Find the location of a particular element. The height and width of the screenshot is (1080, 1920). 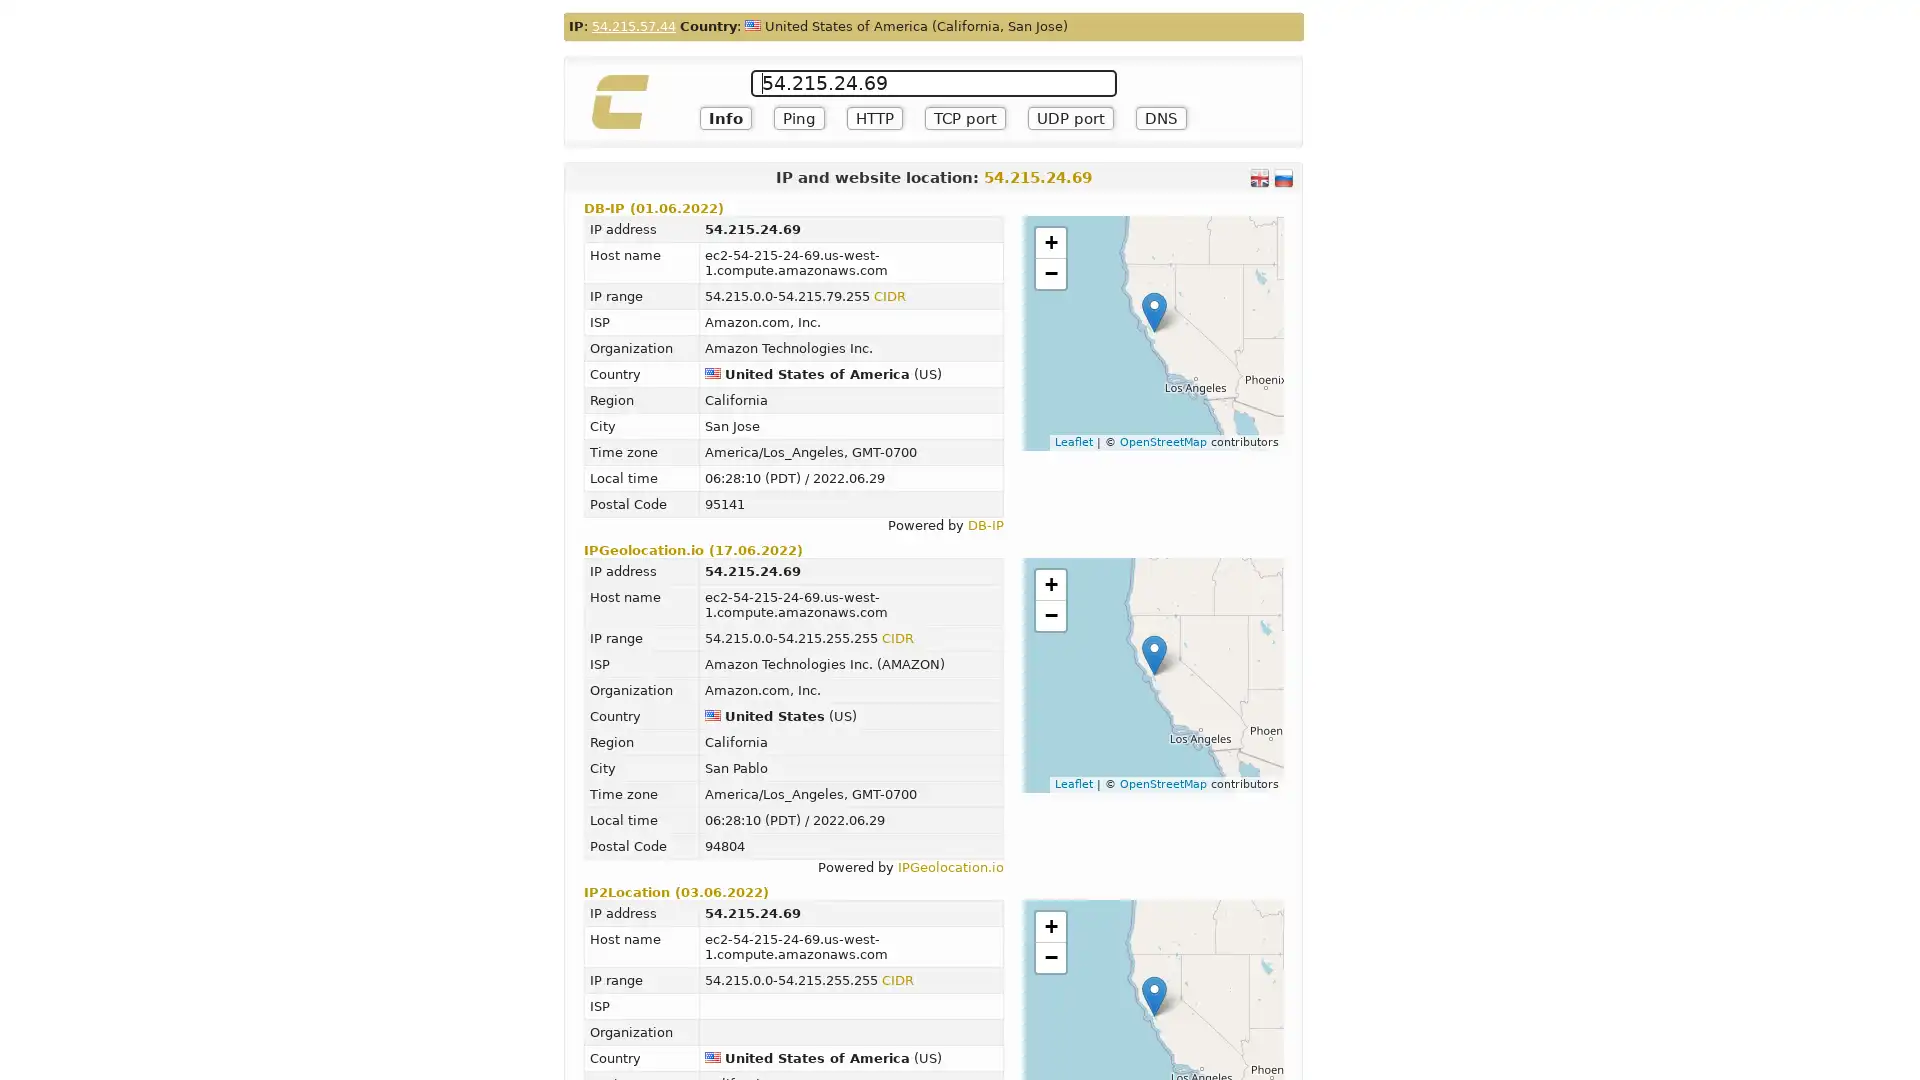

Zoom out is located at coordinates (1050, 615).